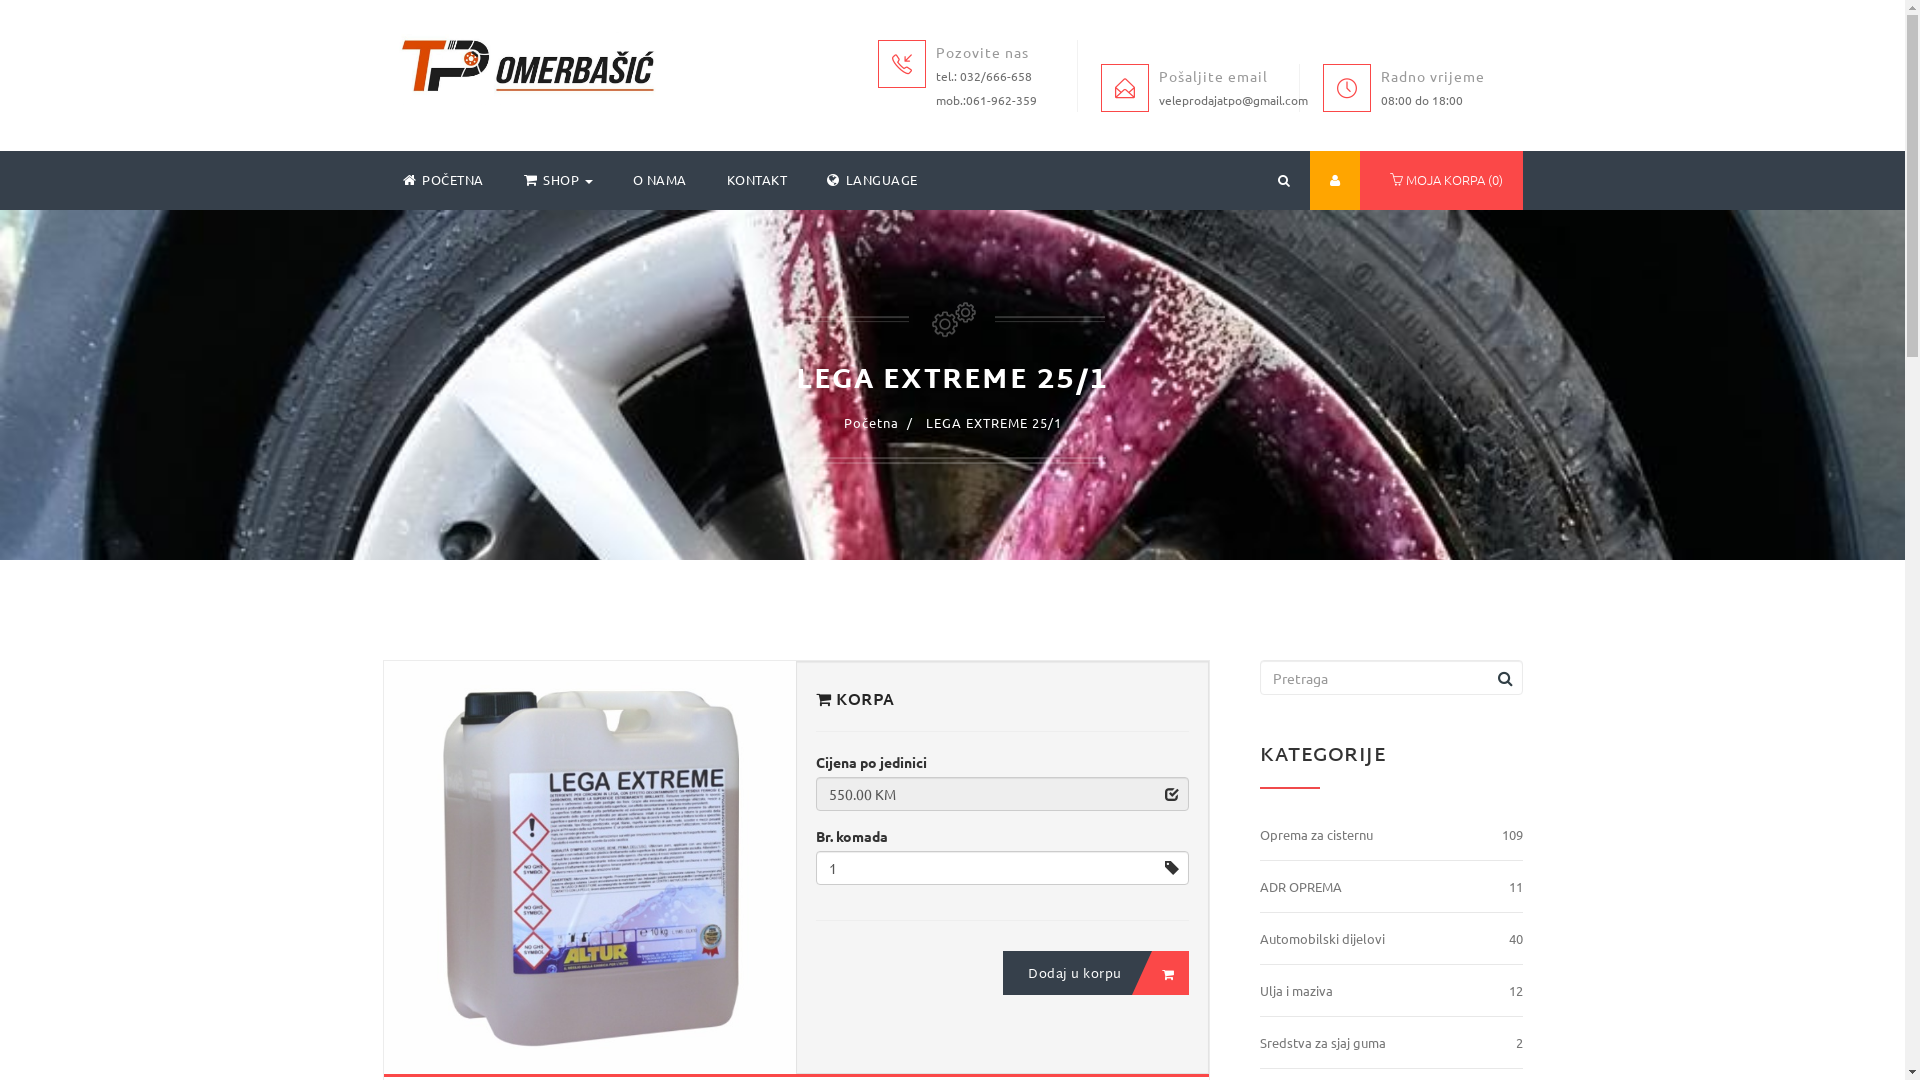 Image resolution: width=1920 pixels, height=1080 pixels. Describe the element at coordinates (1258, 886) in the screenshot. I see `'ADR OPREMA` at that location.